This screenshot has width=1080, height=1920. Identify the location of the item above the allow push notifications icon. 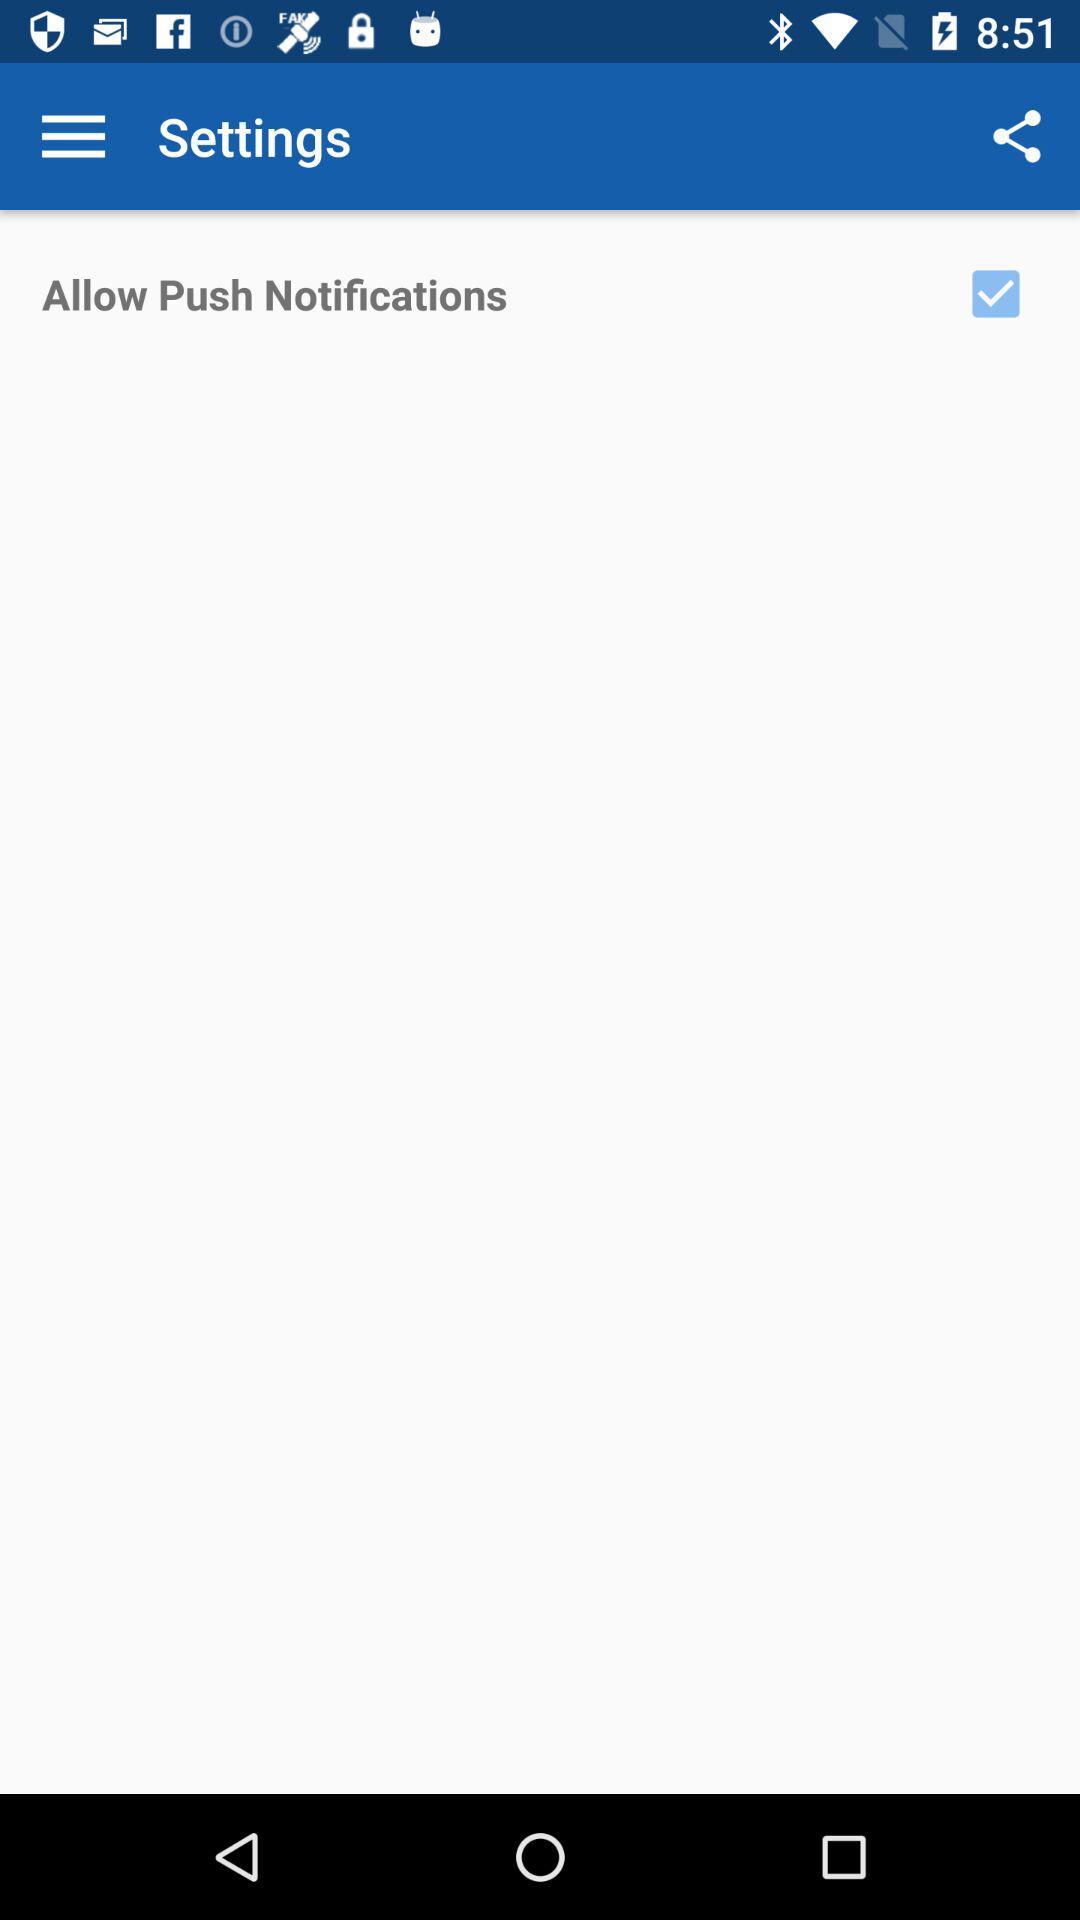
(72, 135).